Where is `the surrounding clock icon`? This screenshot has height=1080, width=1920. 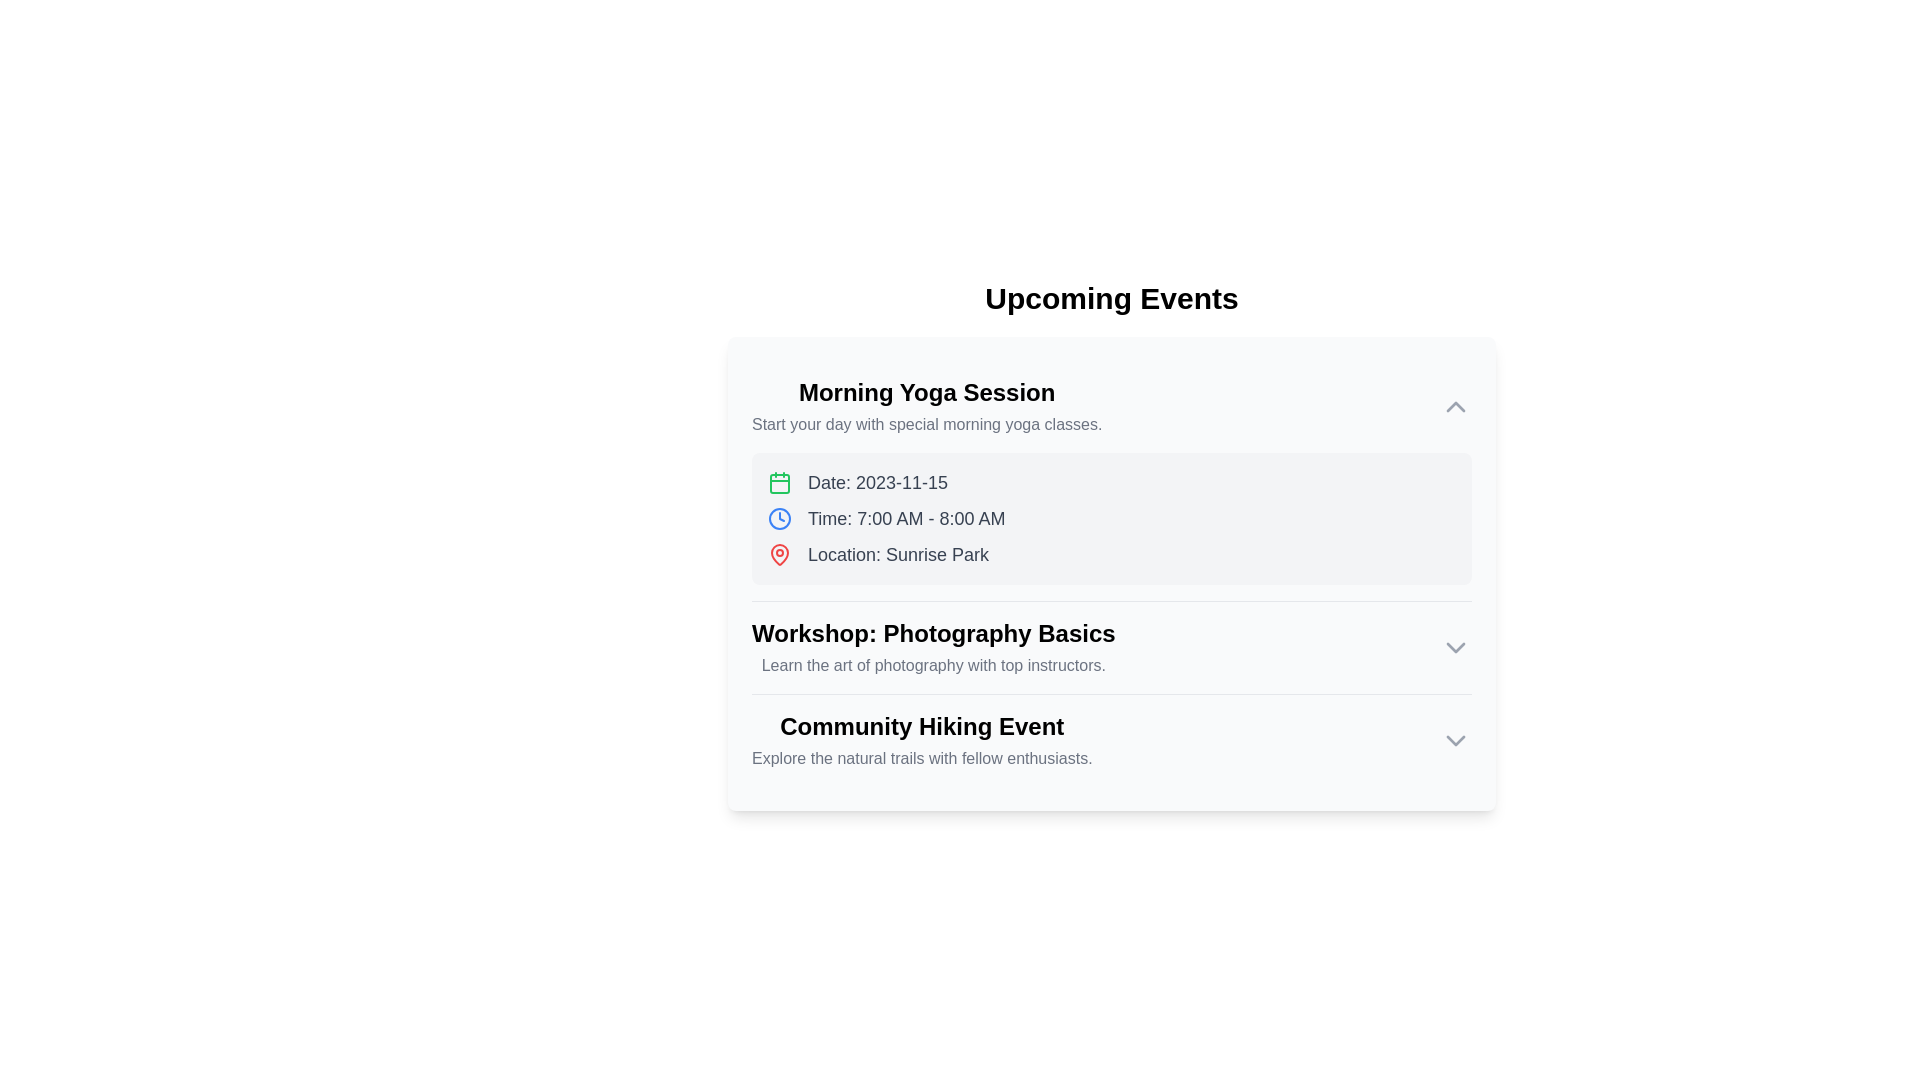
the surrounding clock icon is located at coordinates (778, 518).